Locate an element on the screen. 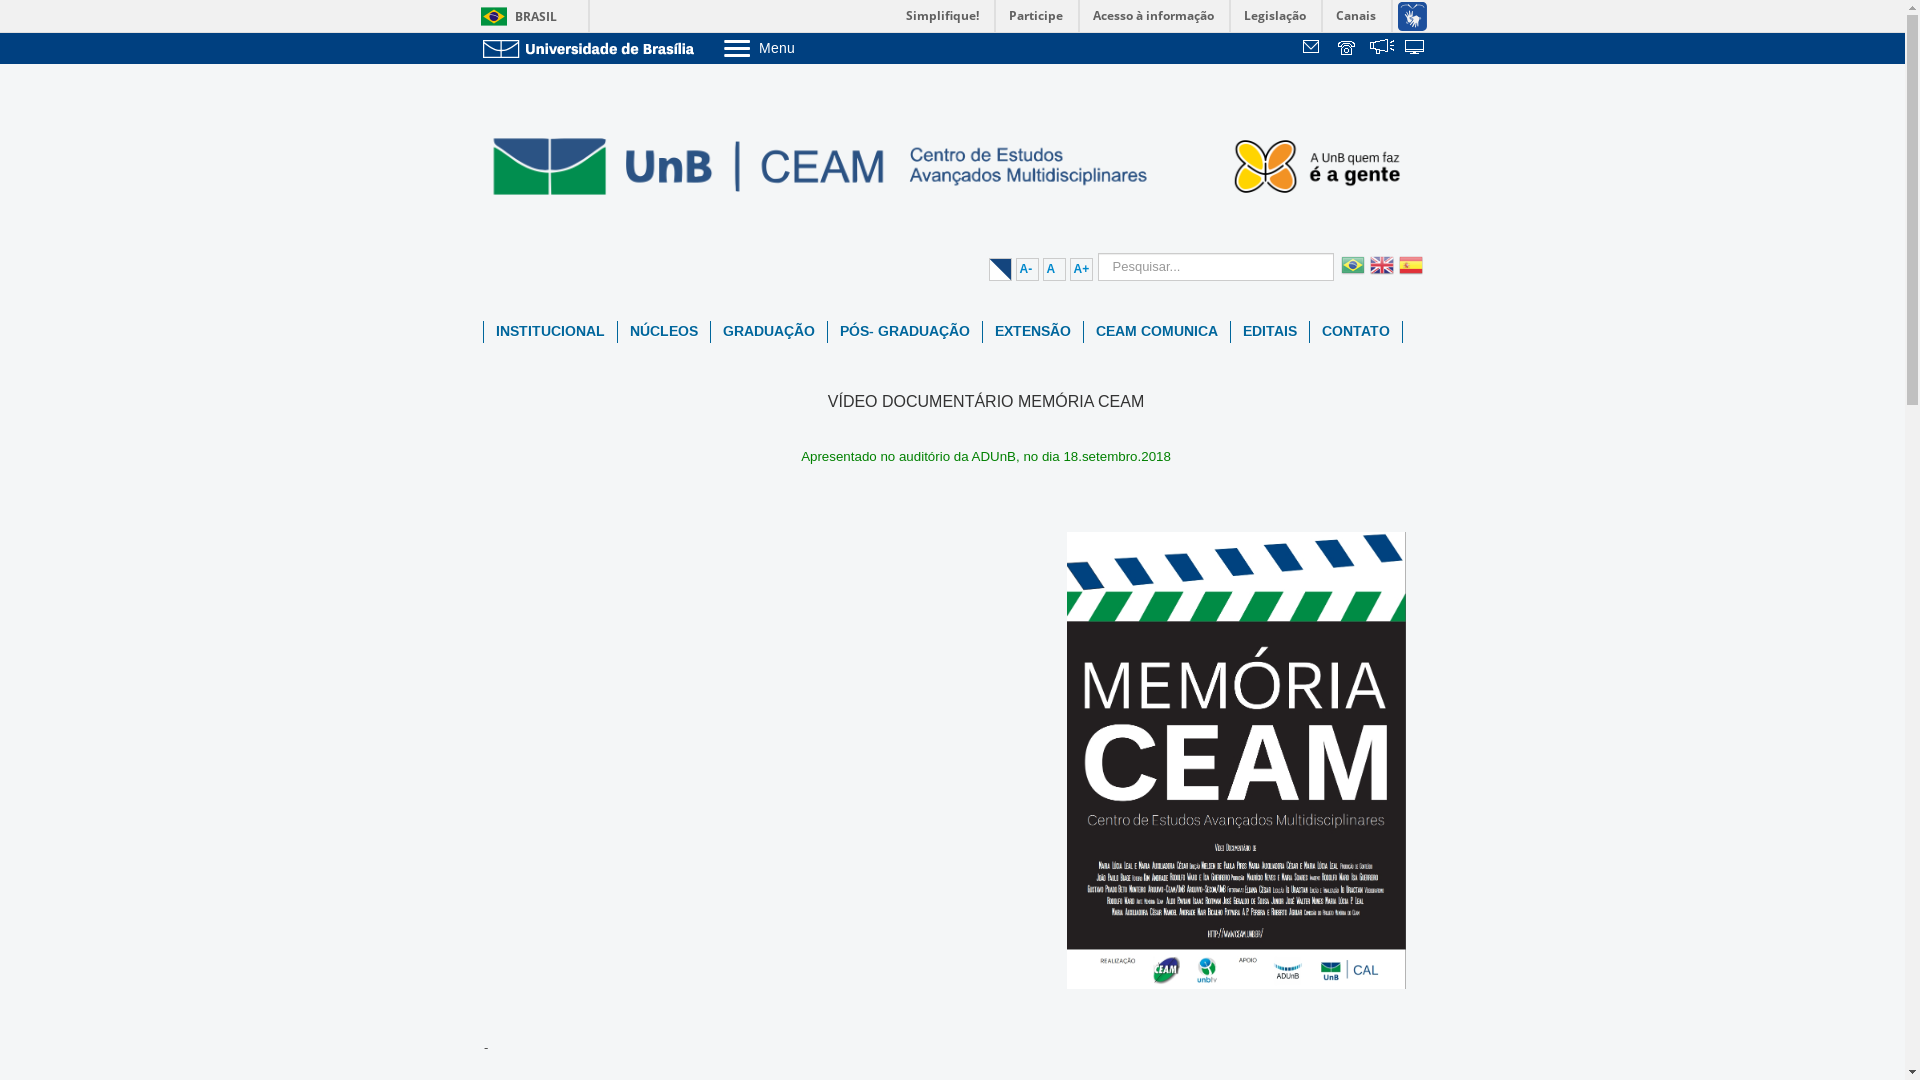 The image size is (1920, 1080). 'Spanish' is located at coordinates (1407, 277).